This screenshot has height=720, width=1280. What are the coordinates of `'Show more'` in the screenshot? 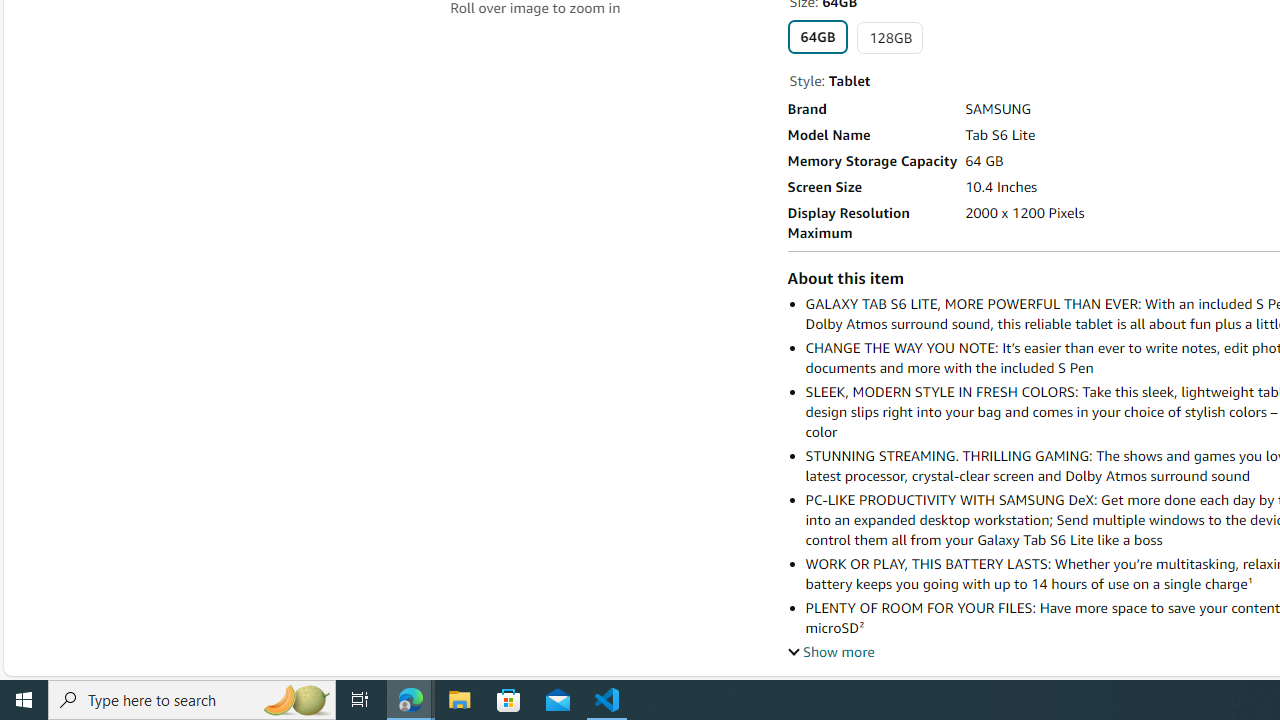 It's located at (831, 651).